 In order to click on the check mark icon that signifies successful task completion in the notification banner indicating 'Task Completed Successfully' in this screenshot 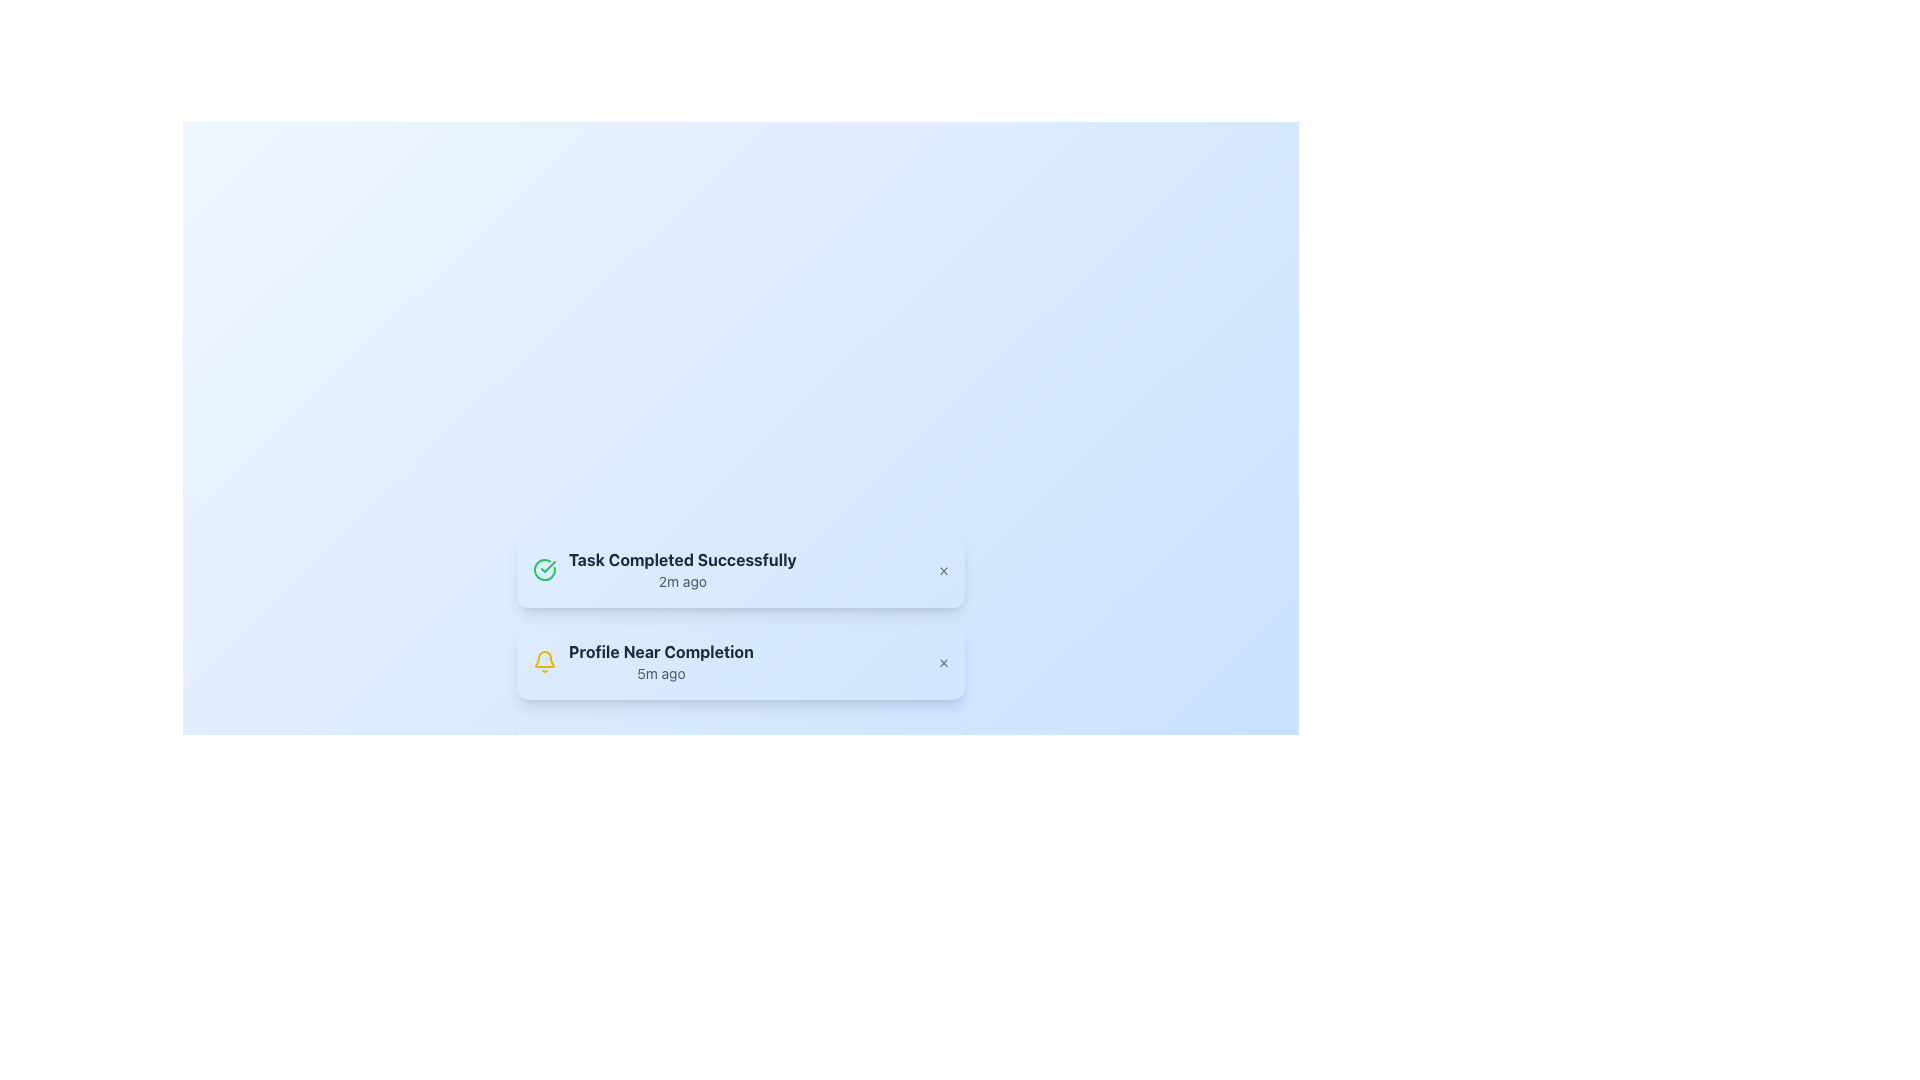, I will do `click(548, 567)`.